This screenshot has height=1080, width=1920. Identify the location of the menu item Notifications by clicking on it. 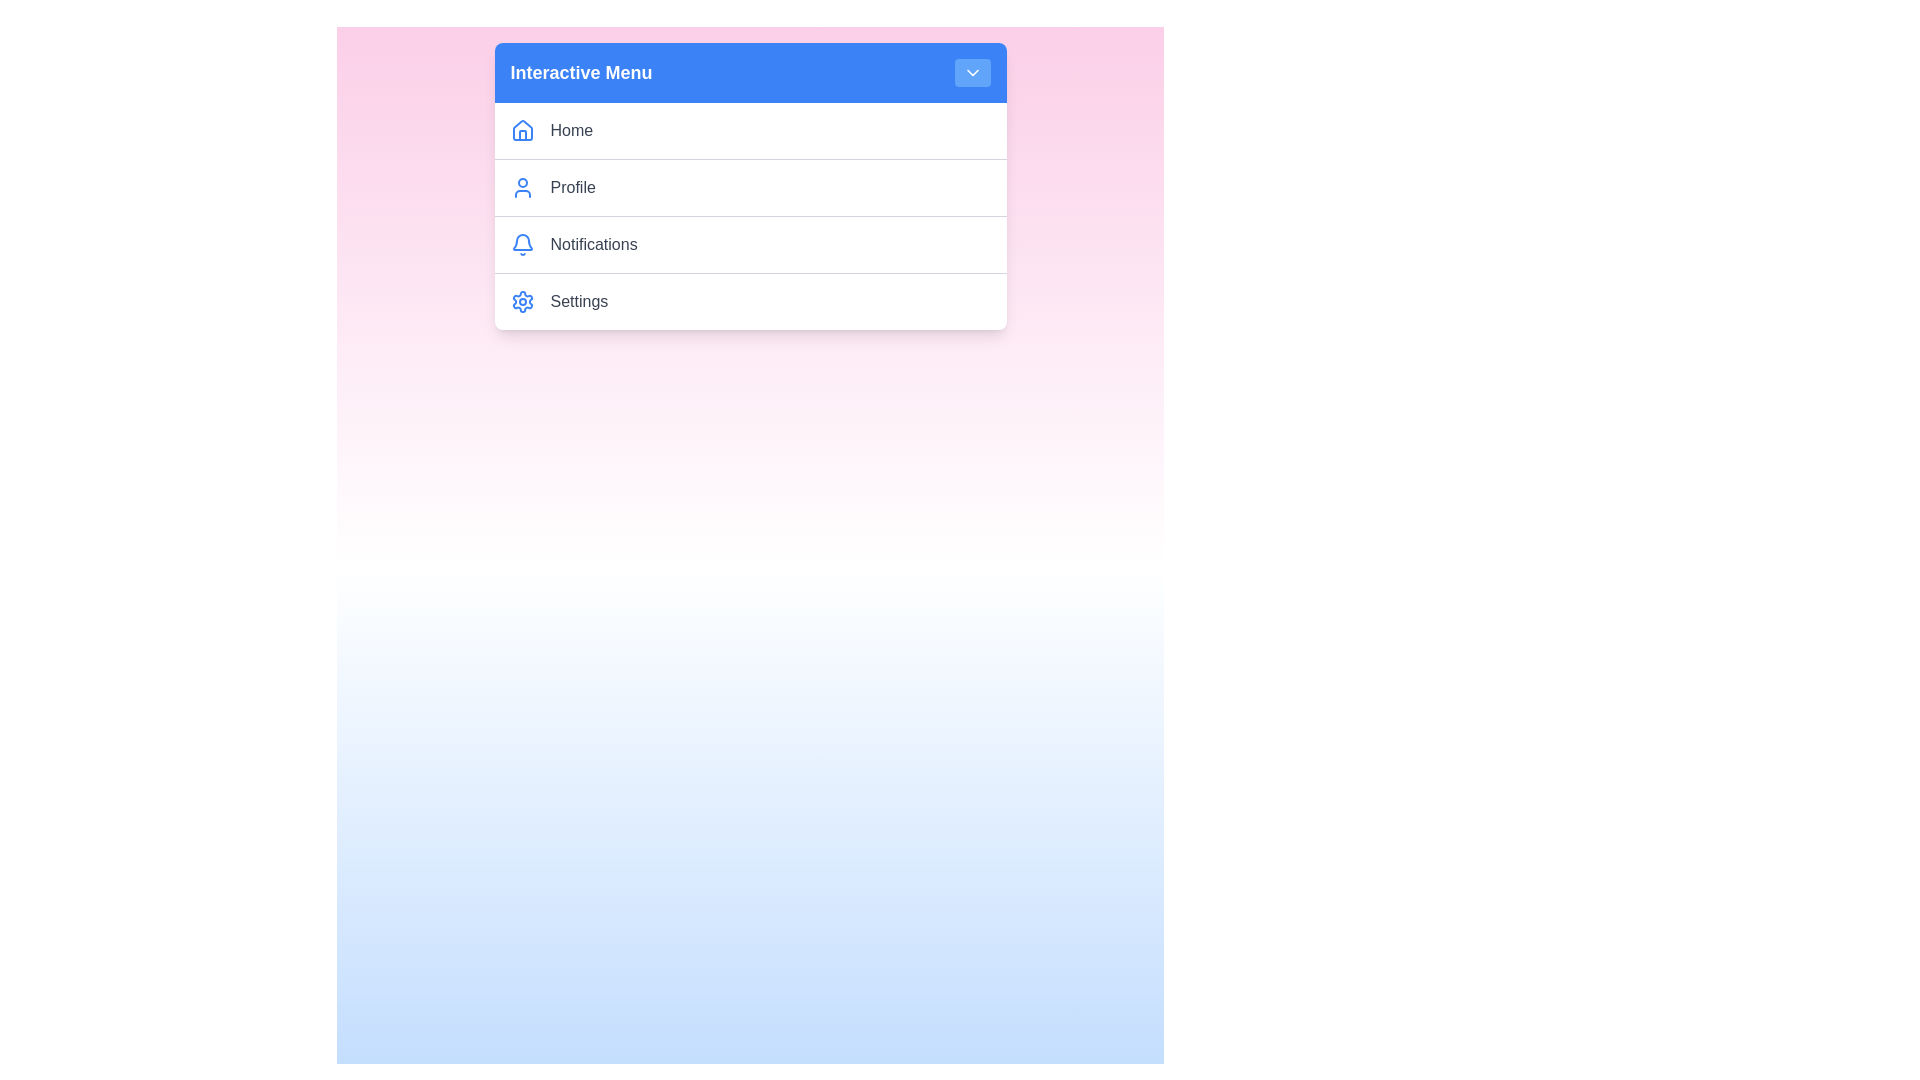
(769, 244).